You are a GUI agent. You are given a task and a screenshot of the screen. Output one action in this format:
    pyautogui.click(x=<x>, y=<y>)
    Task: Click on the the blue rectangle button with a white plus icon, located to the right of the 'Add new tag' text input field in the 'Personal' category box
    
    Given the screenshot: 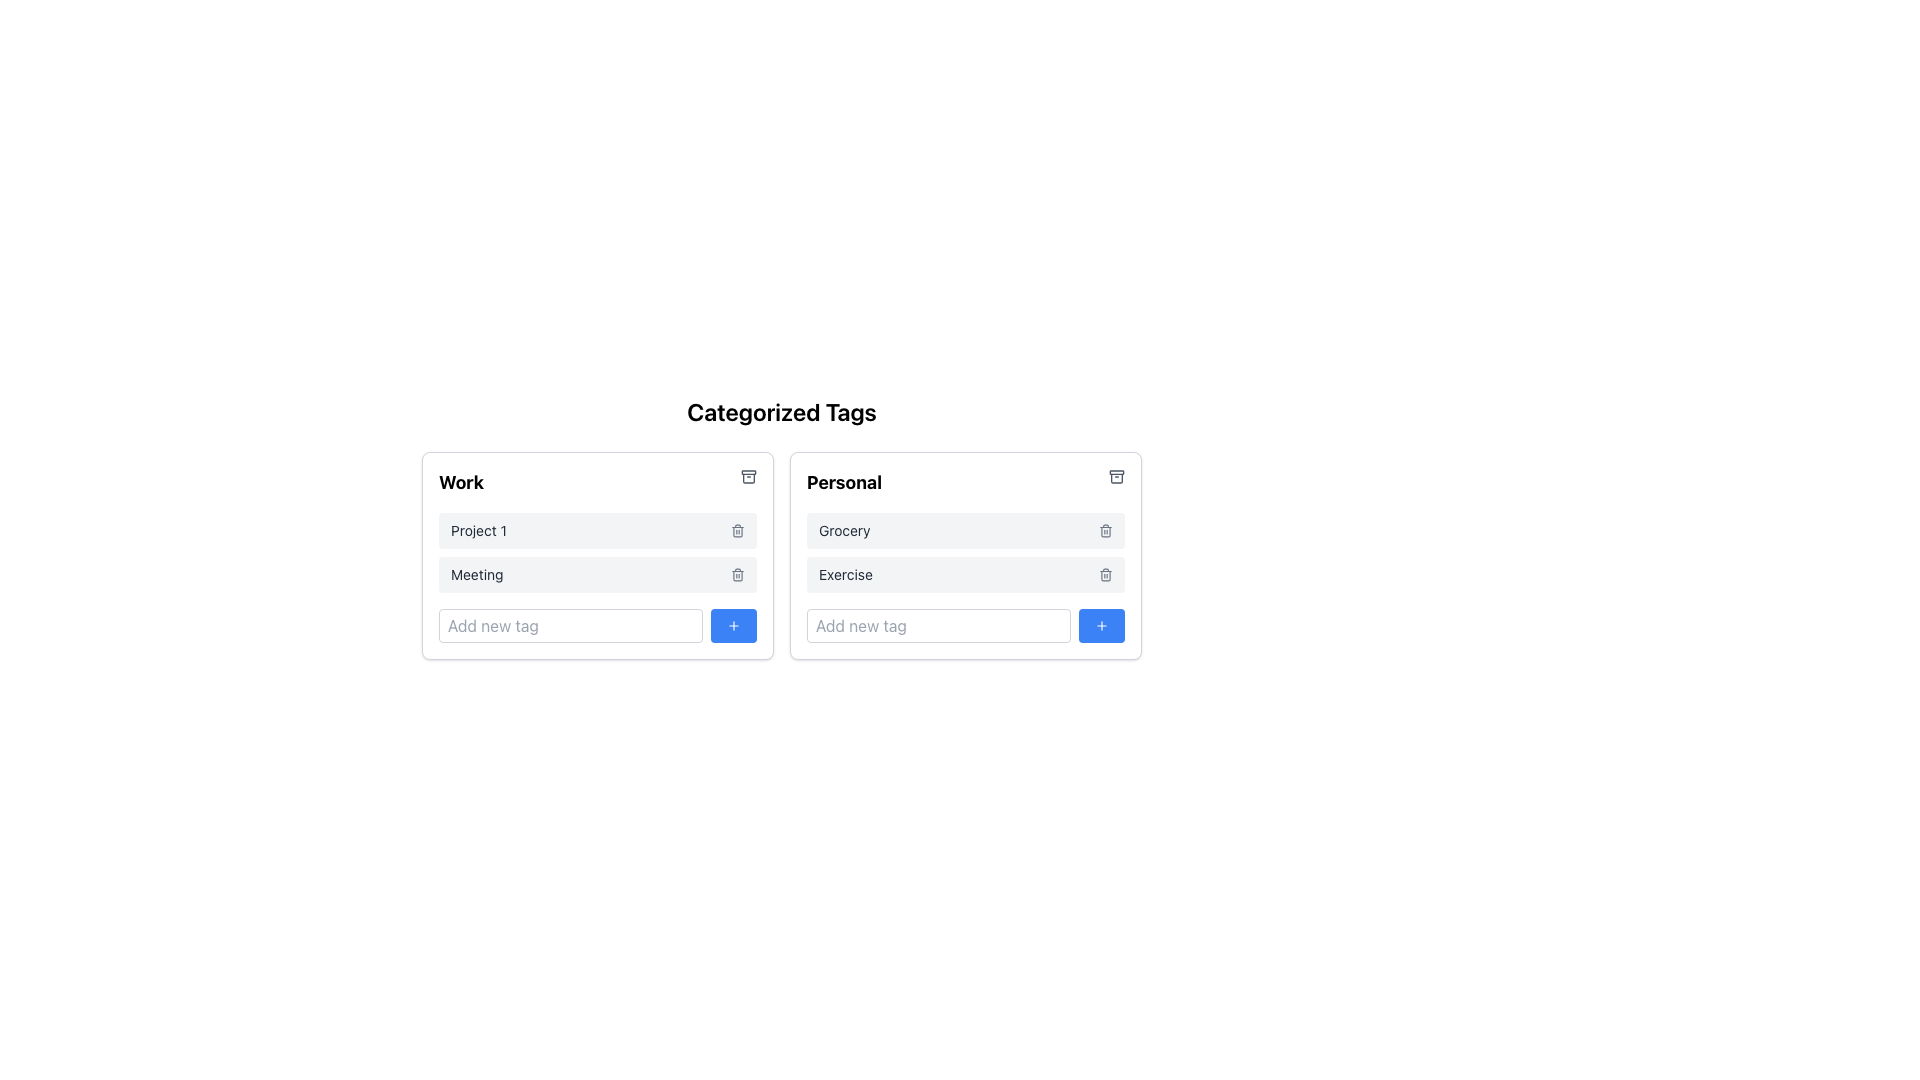 What is the action you would take?
    pyautogui.click(x=1101, y=624)
    